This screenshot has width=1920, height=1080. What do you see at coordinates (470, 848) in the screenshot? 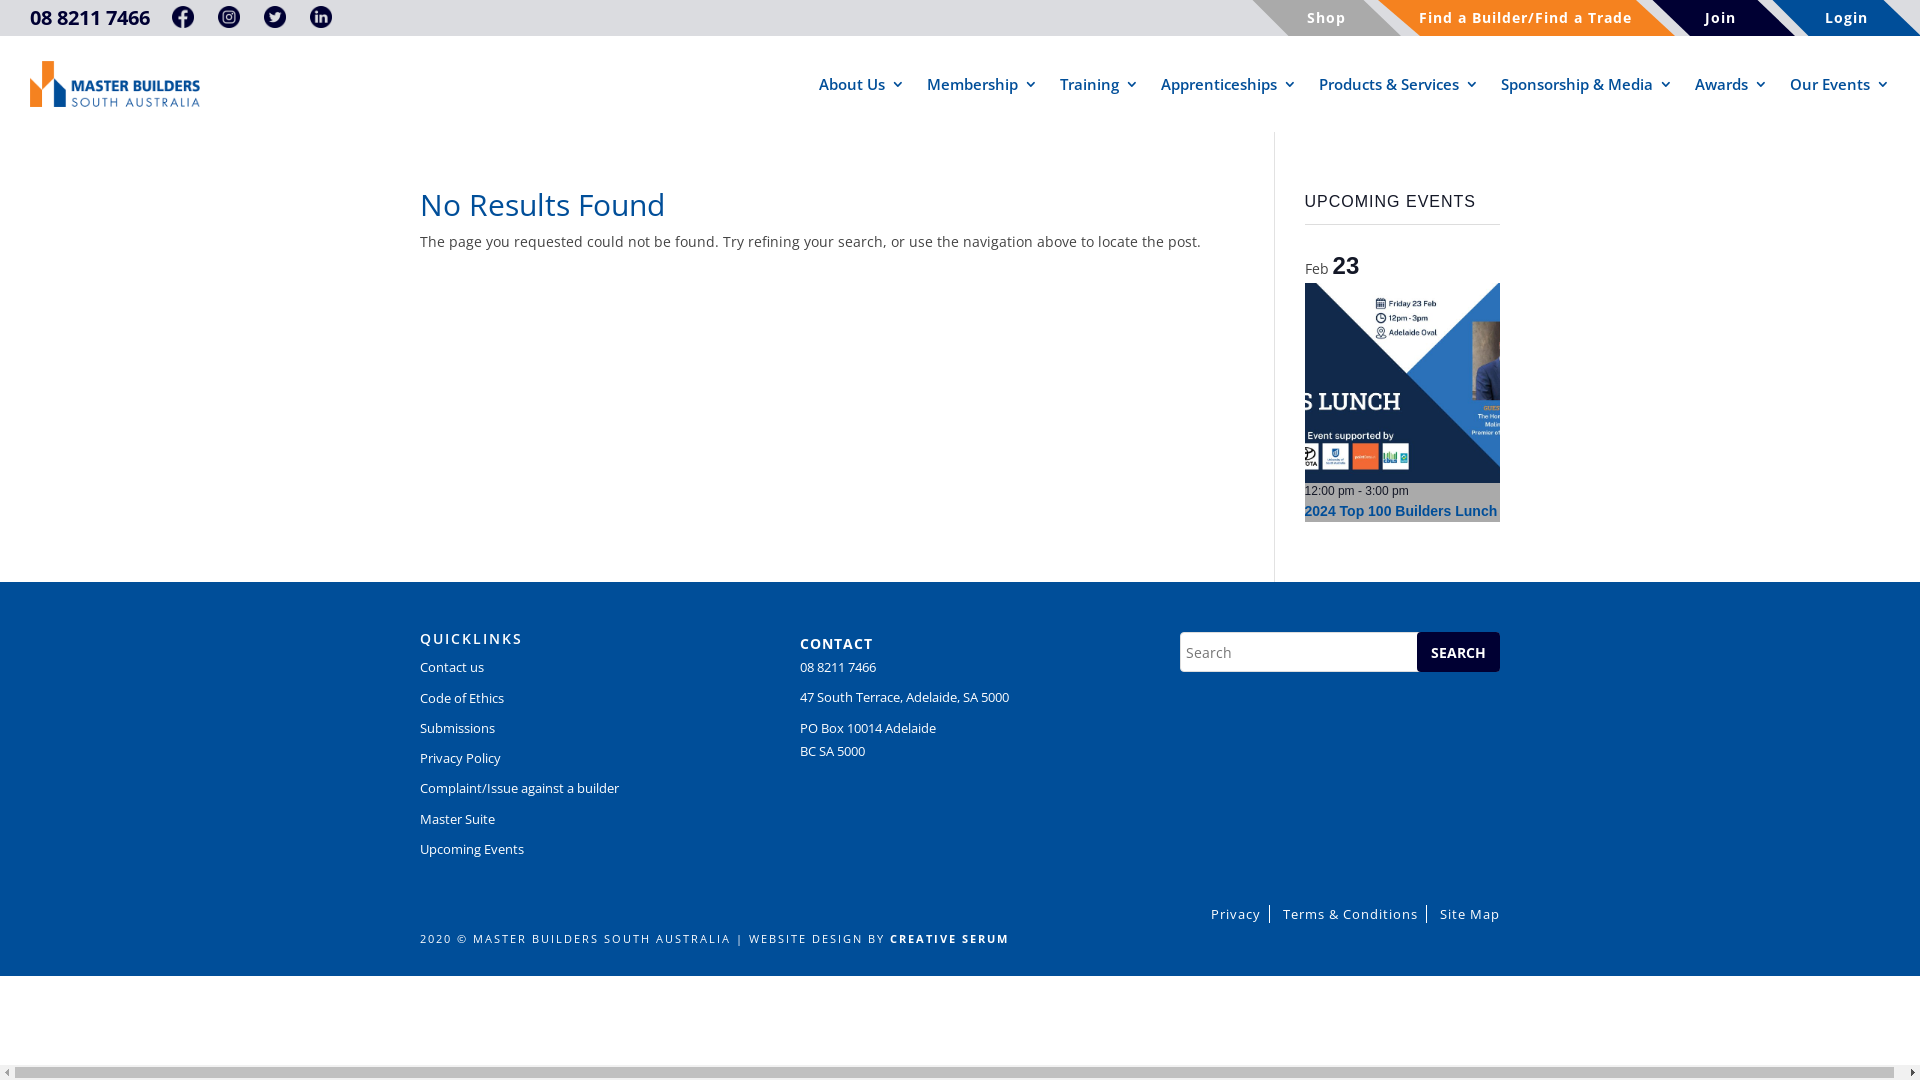
I see `'Upcoming Events'` at bounding box center [470, 848].